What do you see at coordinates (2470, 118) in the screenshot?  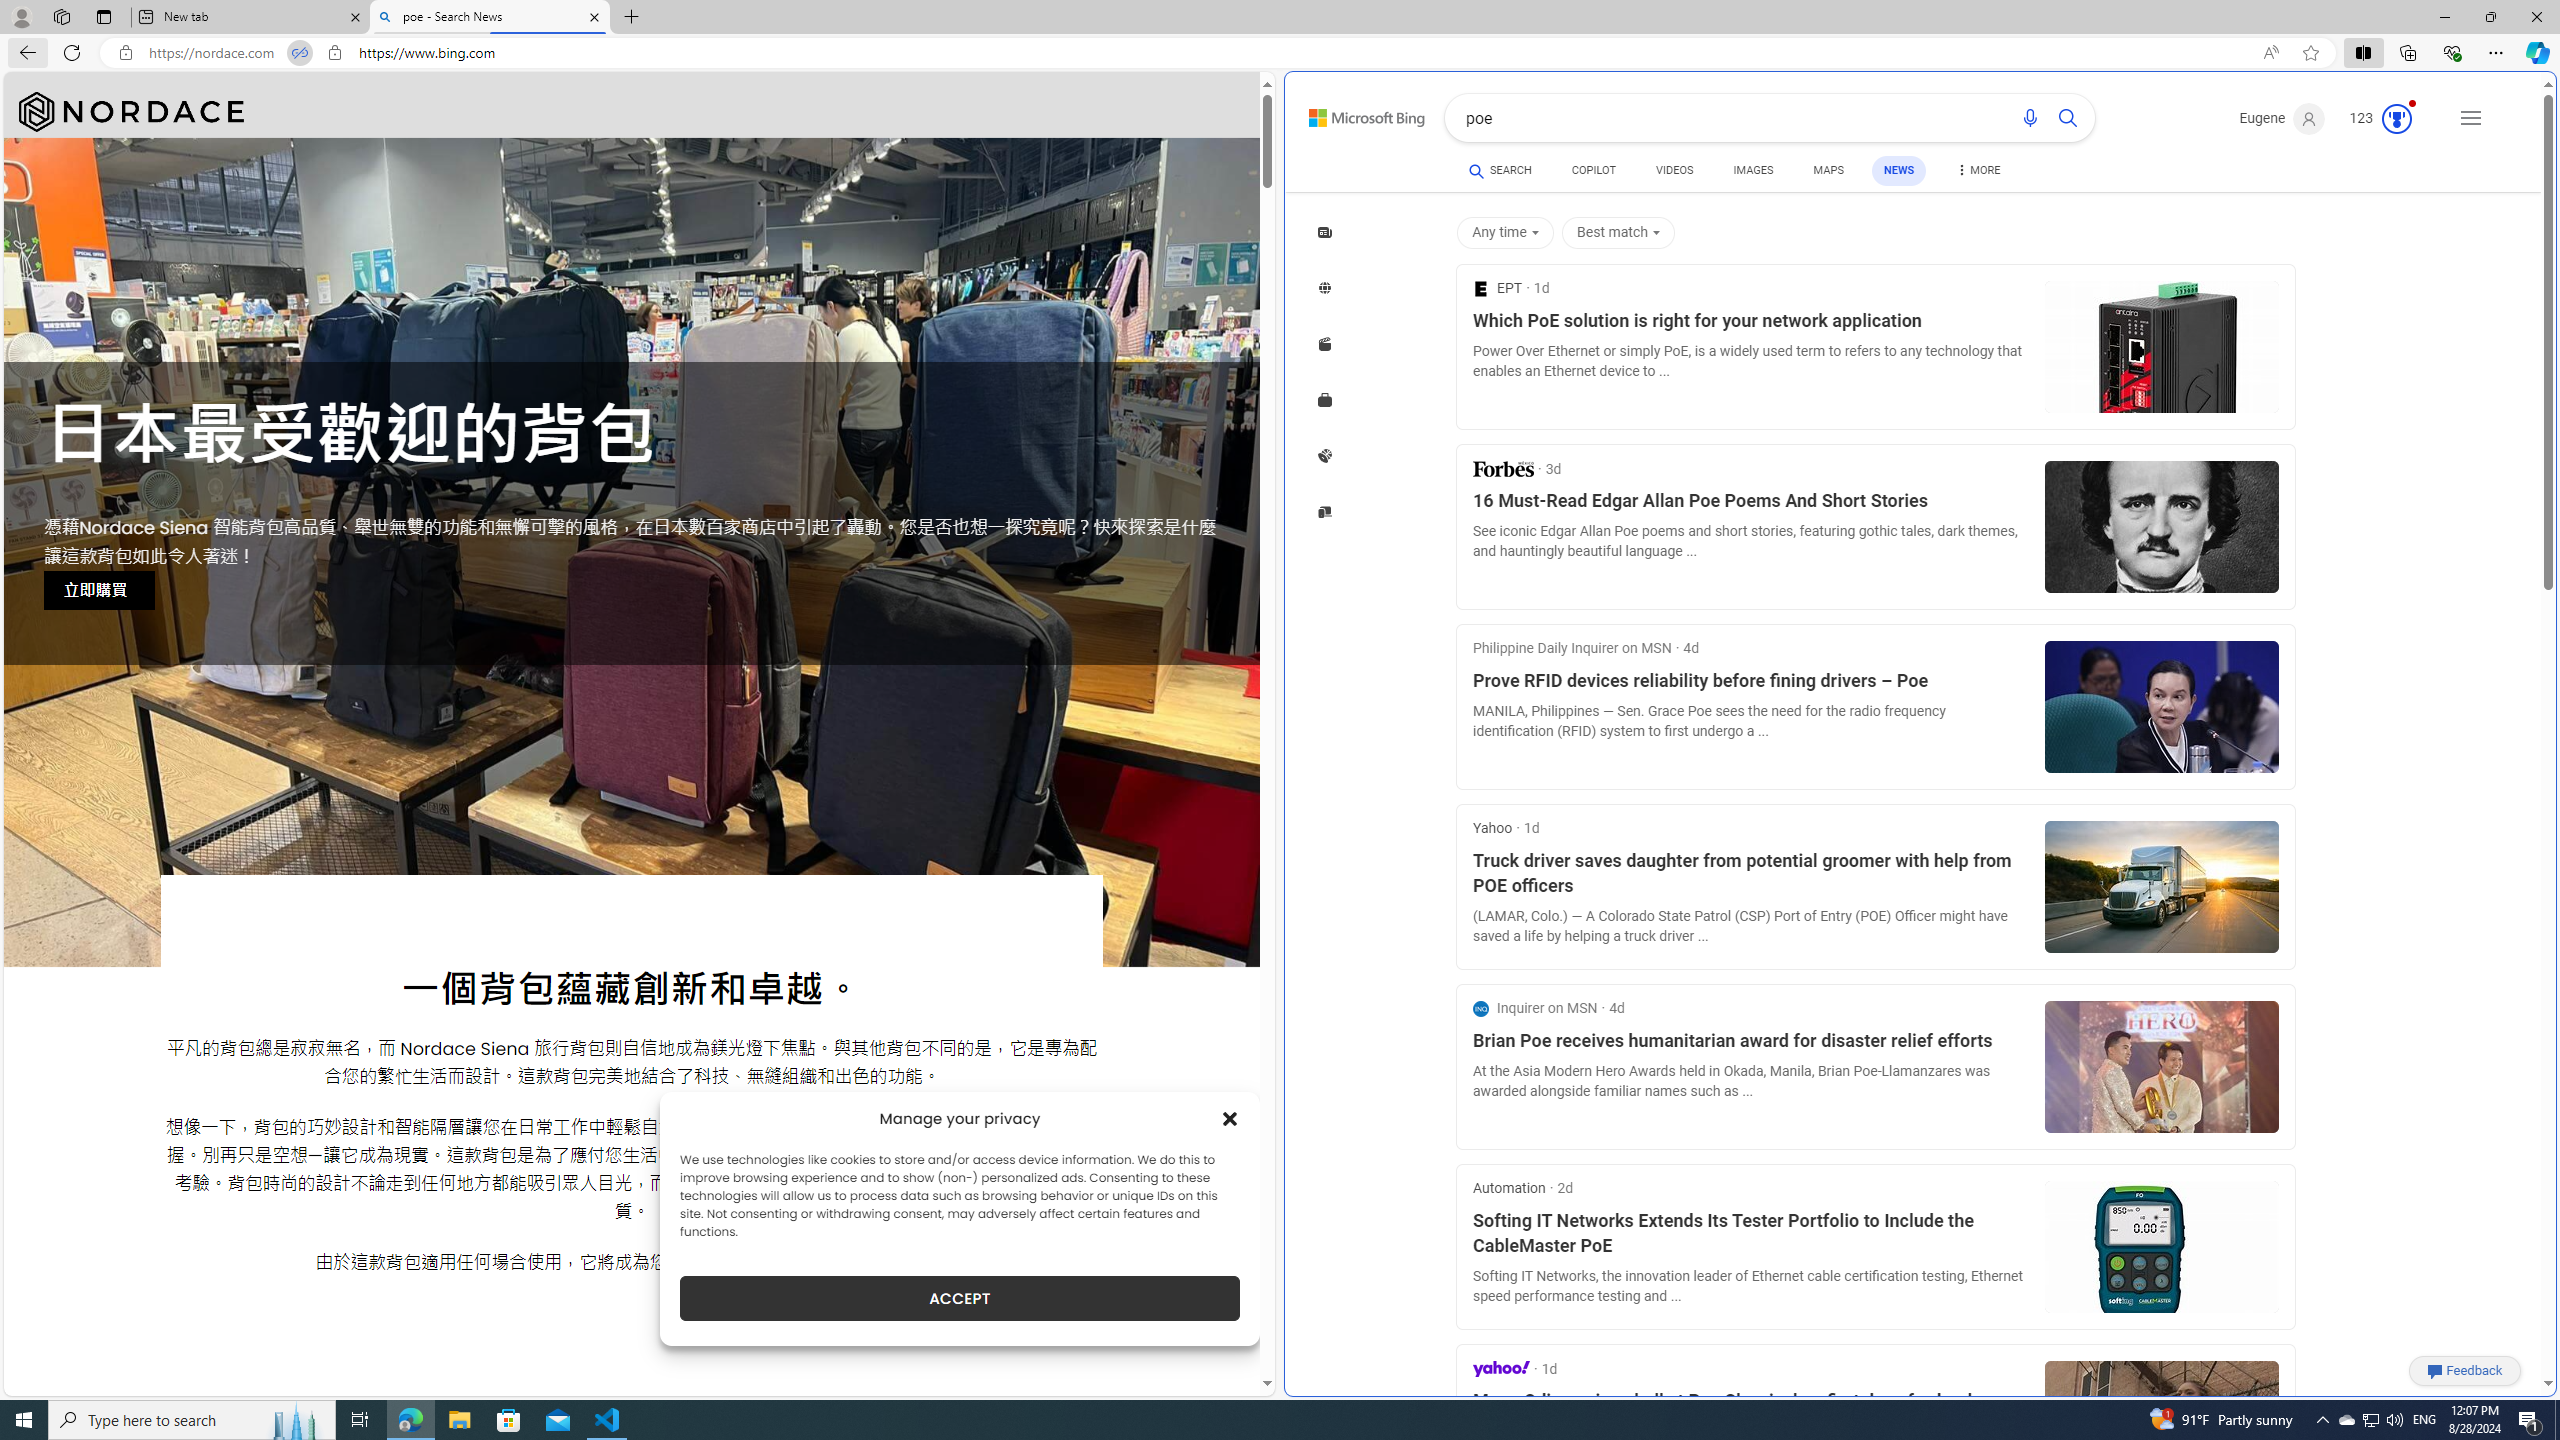 I see `'Settings and quick links'` at bounding box center [2470, 118].